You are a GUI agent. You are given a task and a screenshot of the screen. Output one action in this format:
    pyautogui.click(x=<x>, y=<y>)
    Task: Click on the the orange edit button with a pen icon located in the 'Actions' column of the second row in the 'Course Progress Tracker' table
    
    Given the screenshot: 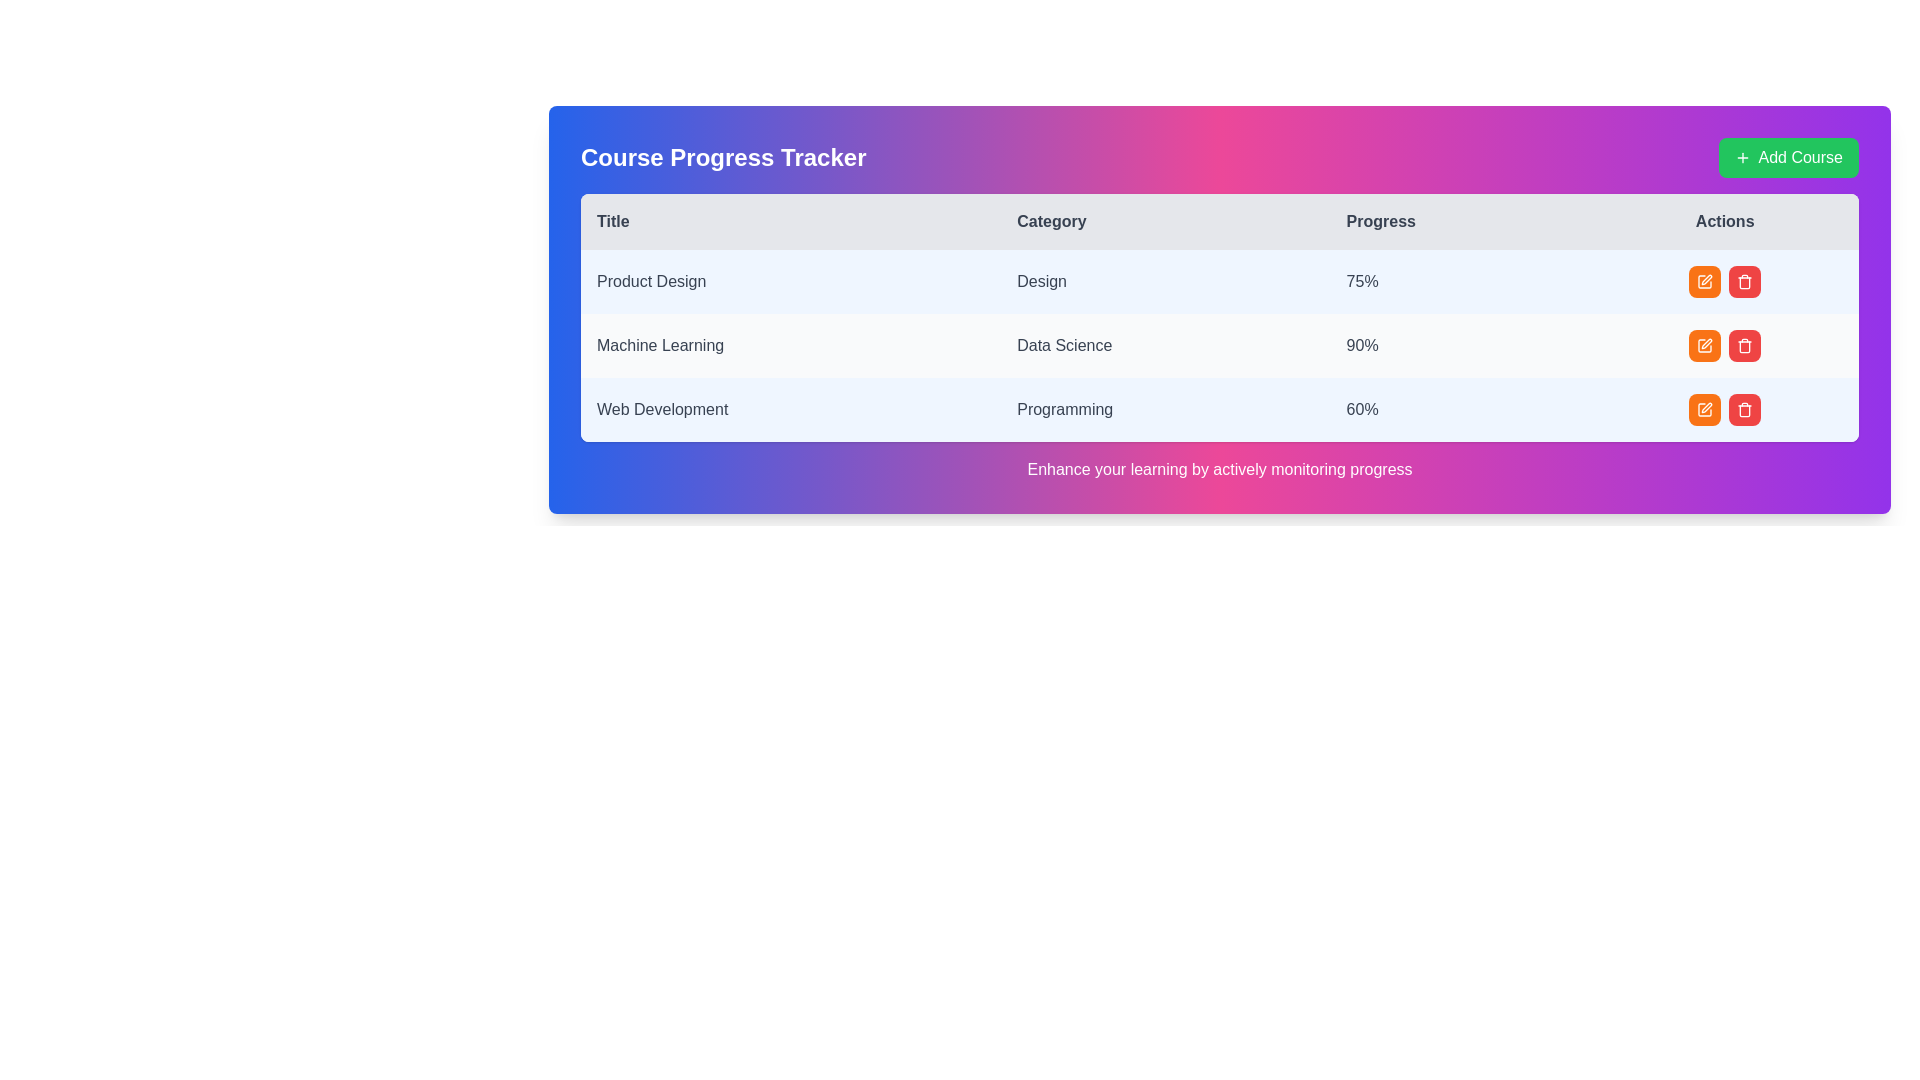 What is the action you would take?
    pyautogui.click(x=1704, y=345)
    